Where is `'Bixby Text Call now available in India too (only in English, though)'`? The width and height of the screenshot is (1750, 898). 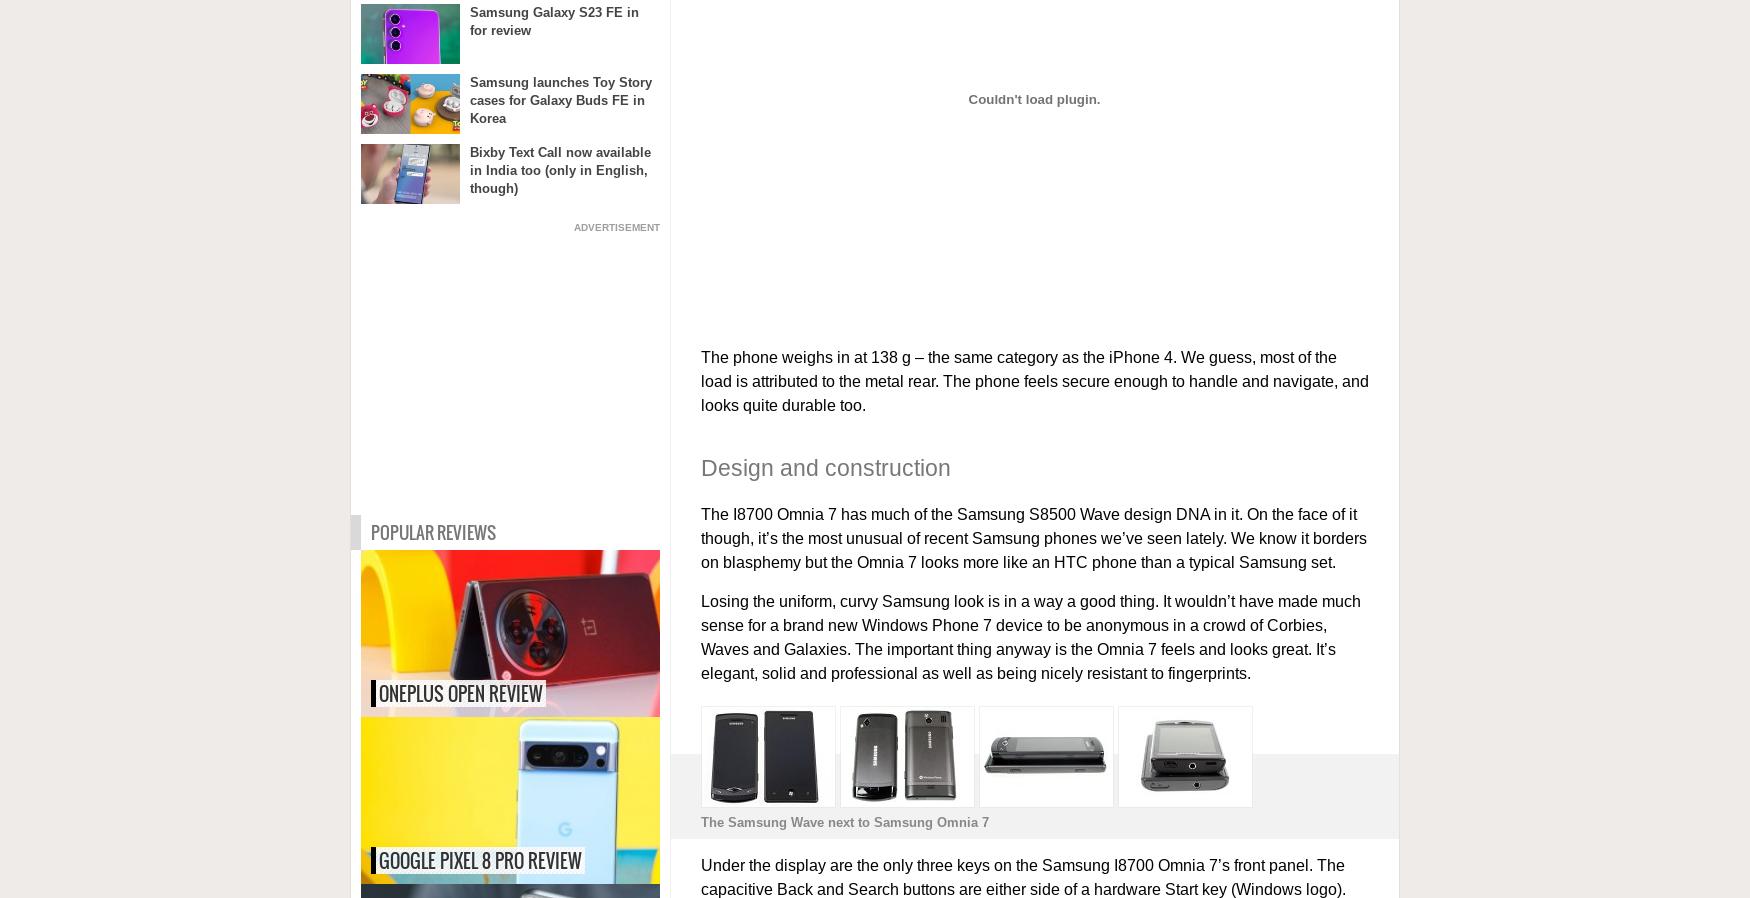
'Bixby Text Call now available in India too (only in English, though)' is located at coordinates (558, 169).